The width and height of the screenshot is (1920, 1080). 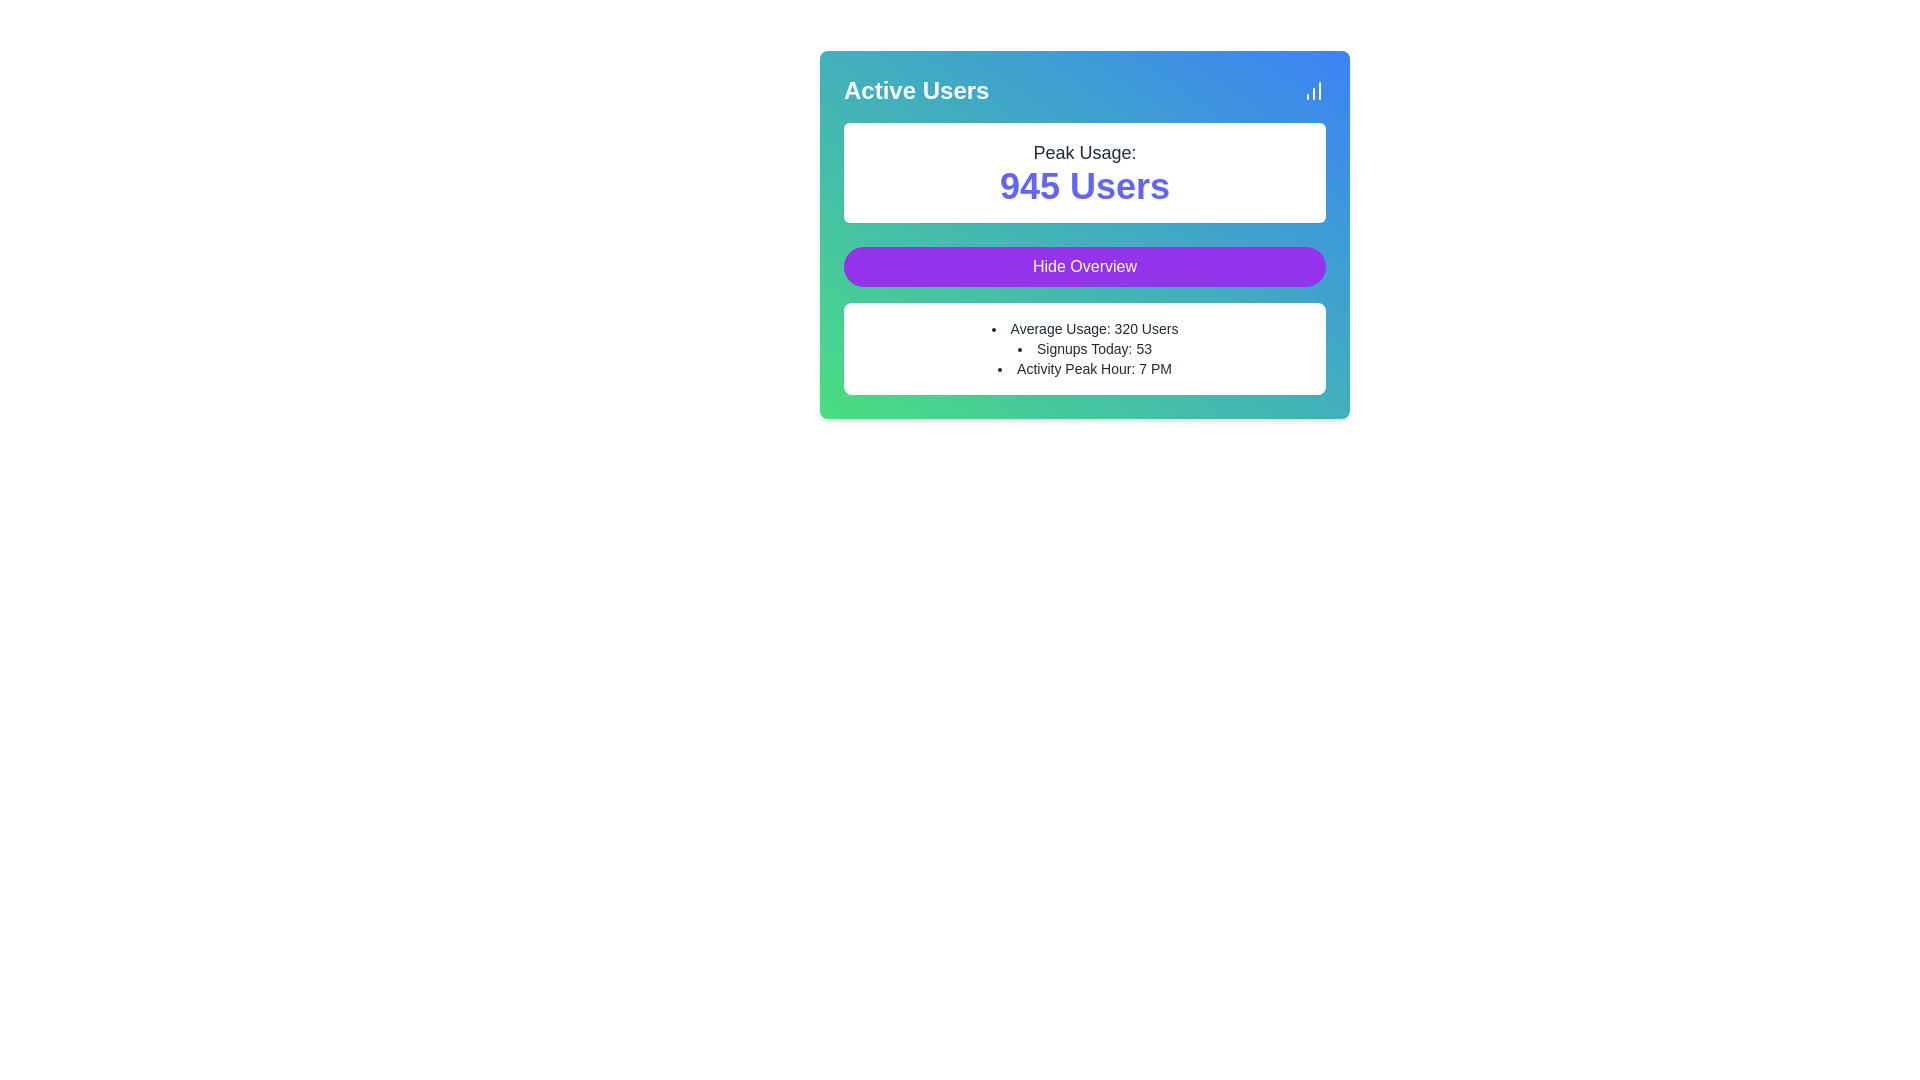 What do you see at coordinates (1083, 327) in the screenshot?
I see `the first item in the bulleted list displaying average usage statistics, which is positioned above 'Signups Today: 53' and 'Activity Peak Hour: 7 PM'` at bounding box center [1083, 327].